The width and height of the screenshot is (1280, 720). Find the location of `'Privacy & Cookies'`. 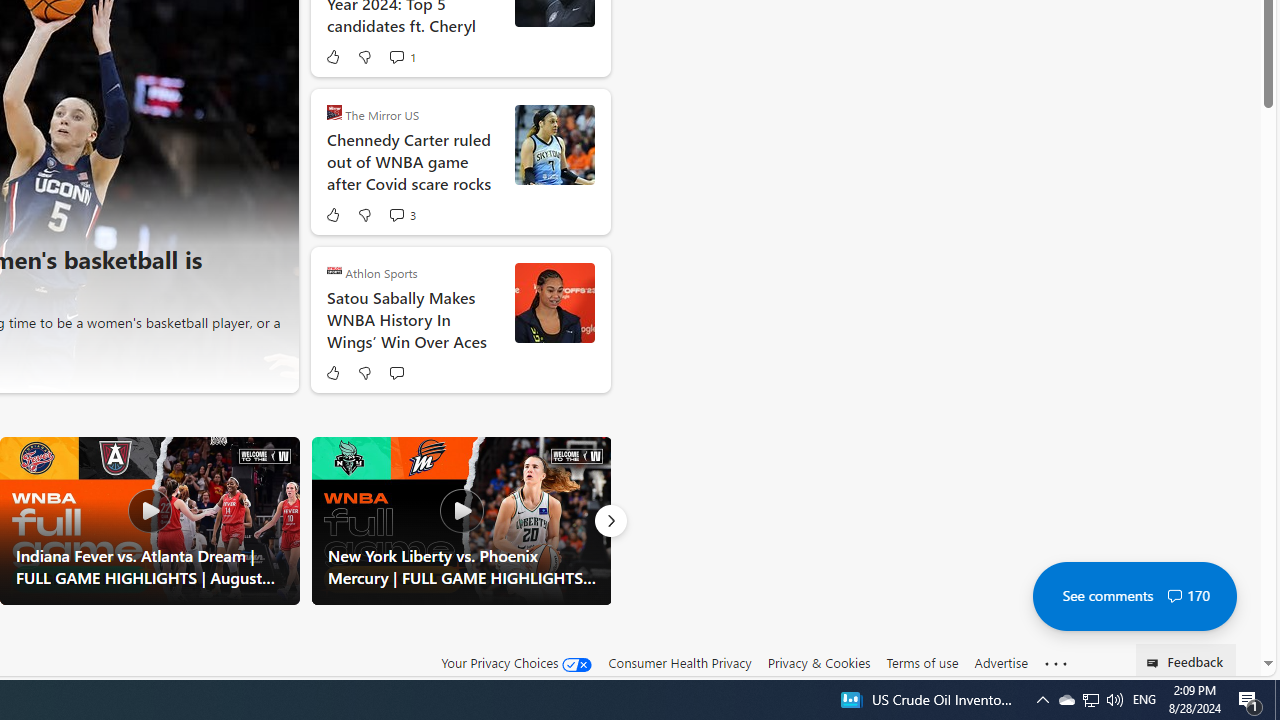

'Privacy & Cookies' is located at coordinates (818, 663).